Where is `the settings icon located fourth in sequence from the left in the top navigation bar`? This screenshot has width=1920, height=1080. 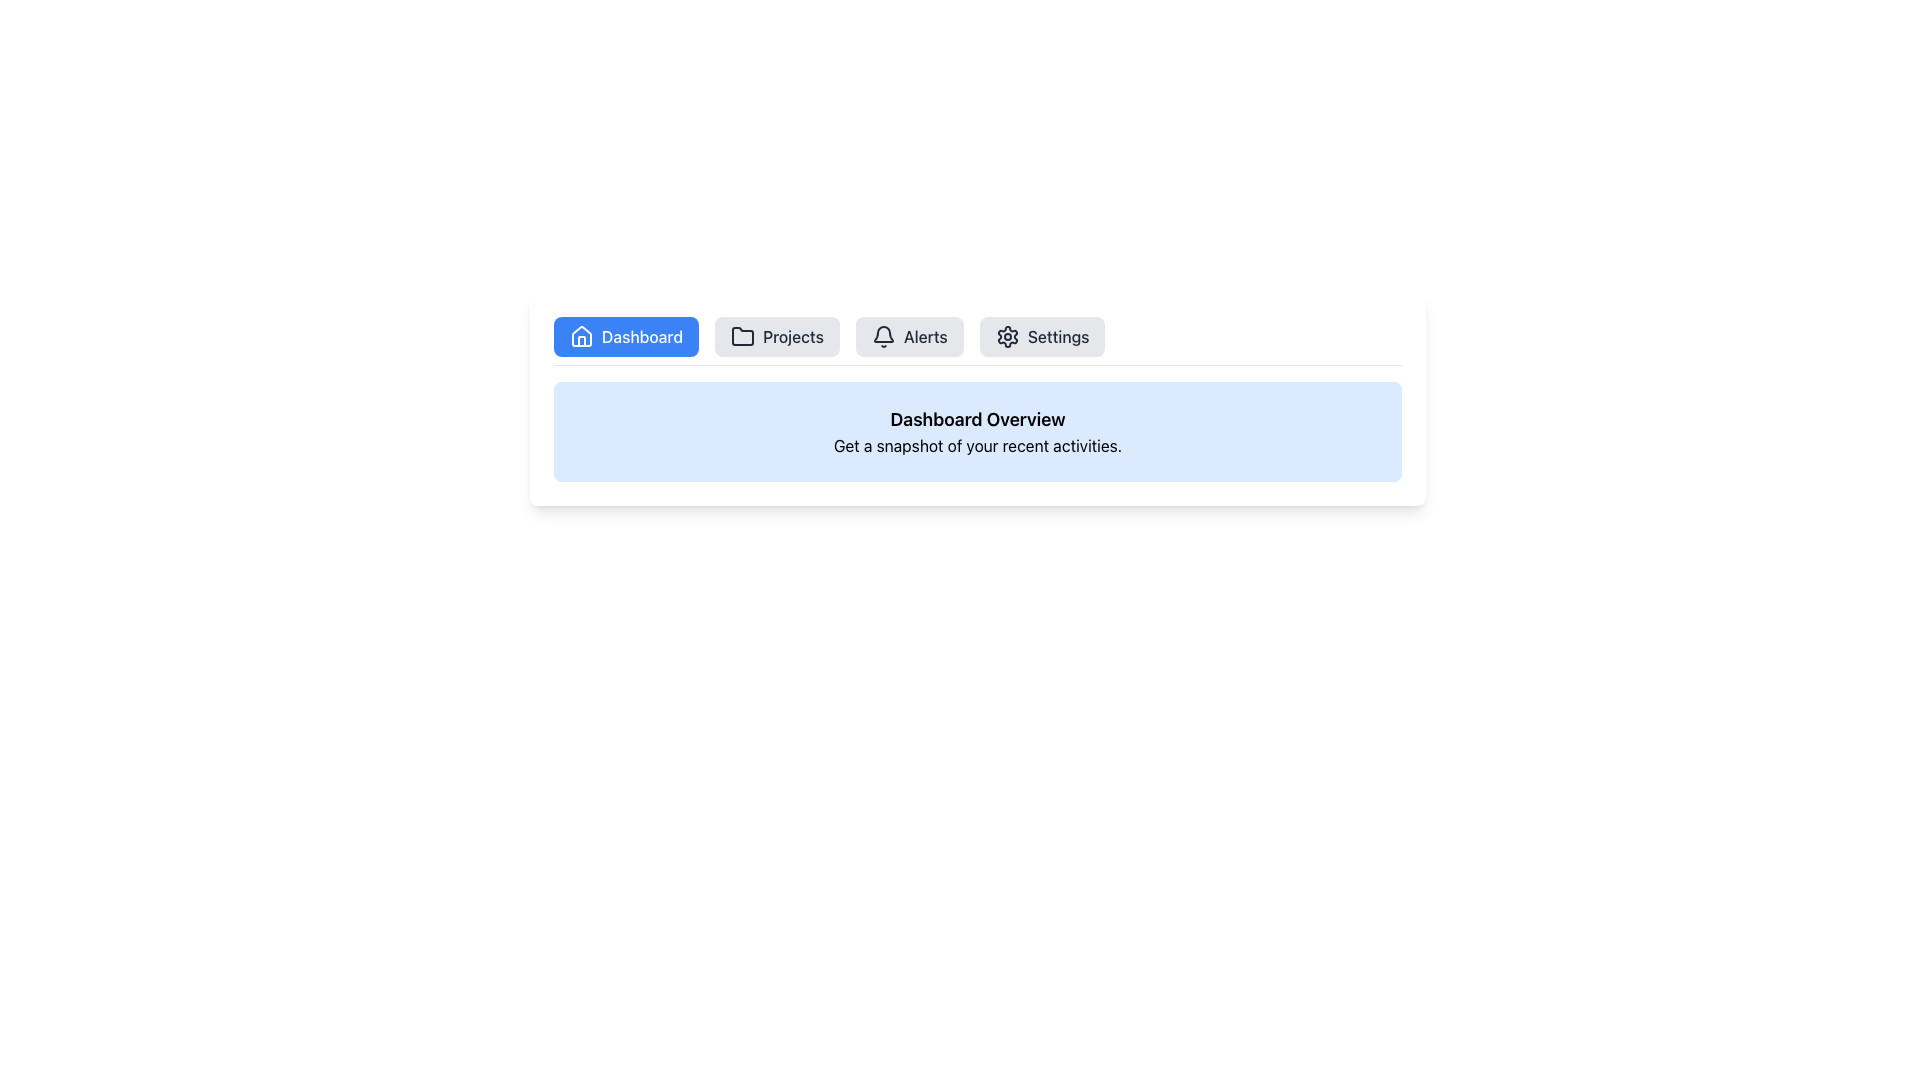
the settings icon located fourth in sequence from the left in the top navigation bar is located at coordinates (1007, 335).